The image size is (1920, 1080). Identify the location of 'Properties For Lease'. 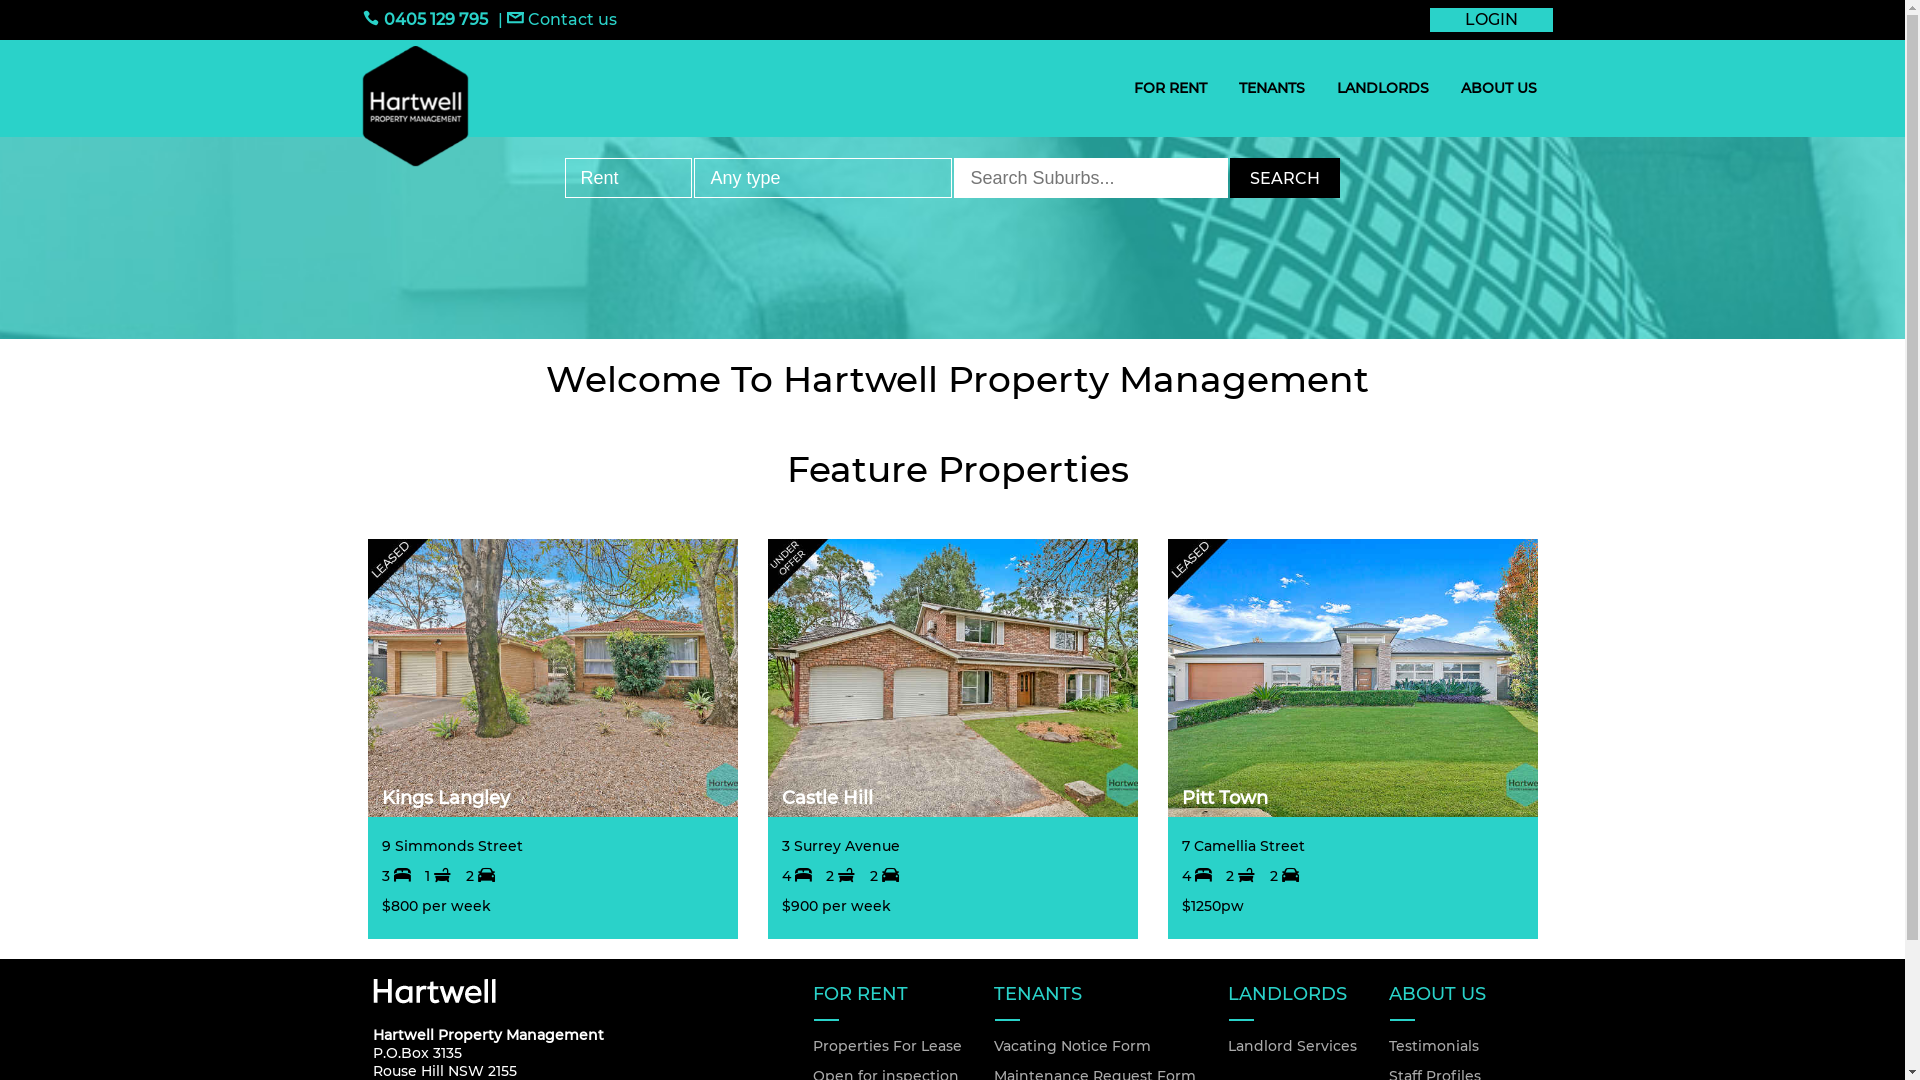
(885, 1044).